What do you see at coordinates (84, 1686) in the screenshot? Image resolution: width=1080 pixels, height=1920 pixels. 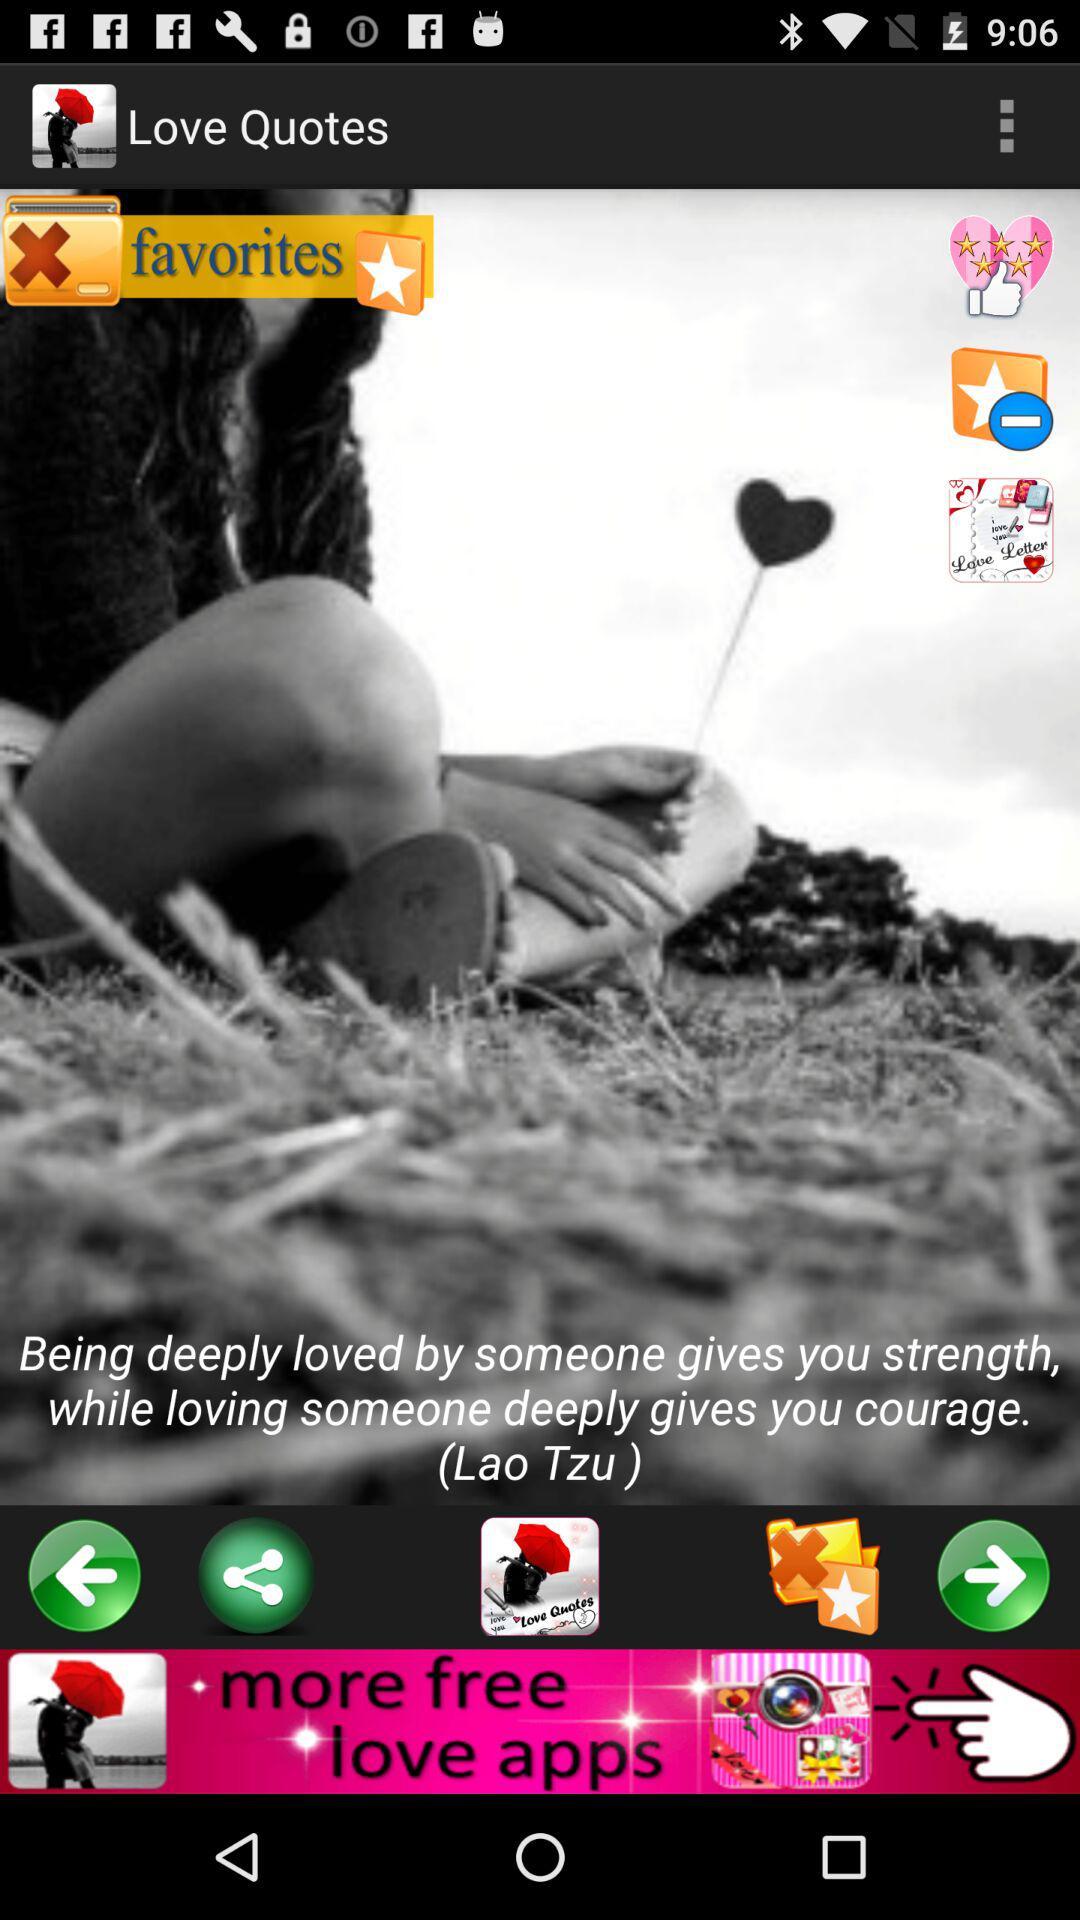 I see `the arrow_backward icon` at bounding box center [84, 1686].